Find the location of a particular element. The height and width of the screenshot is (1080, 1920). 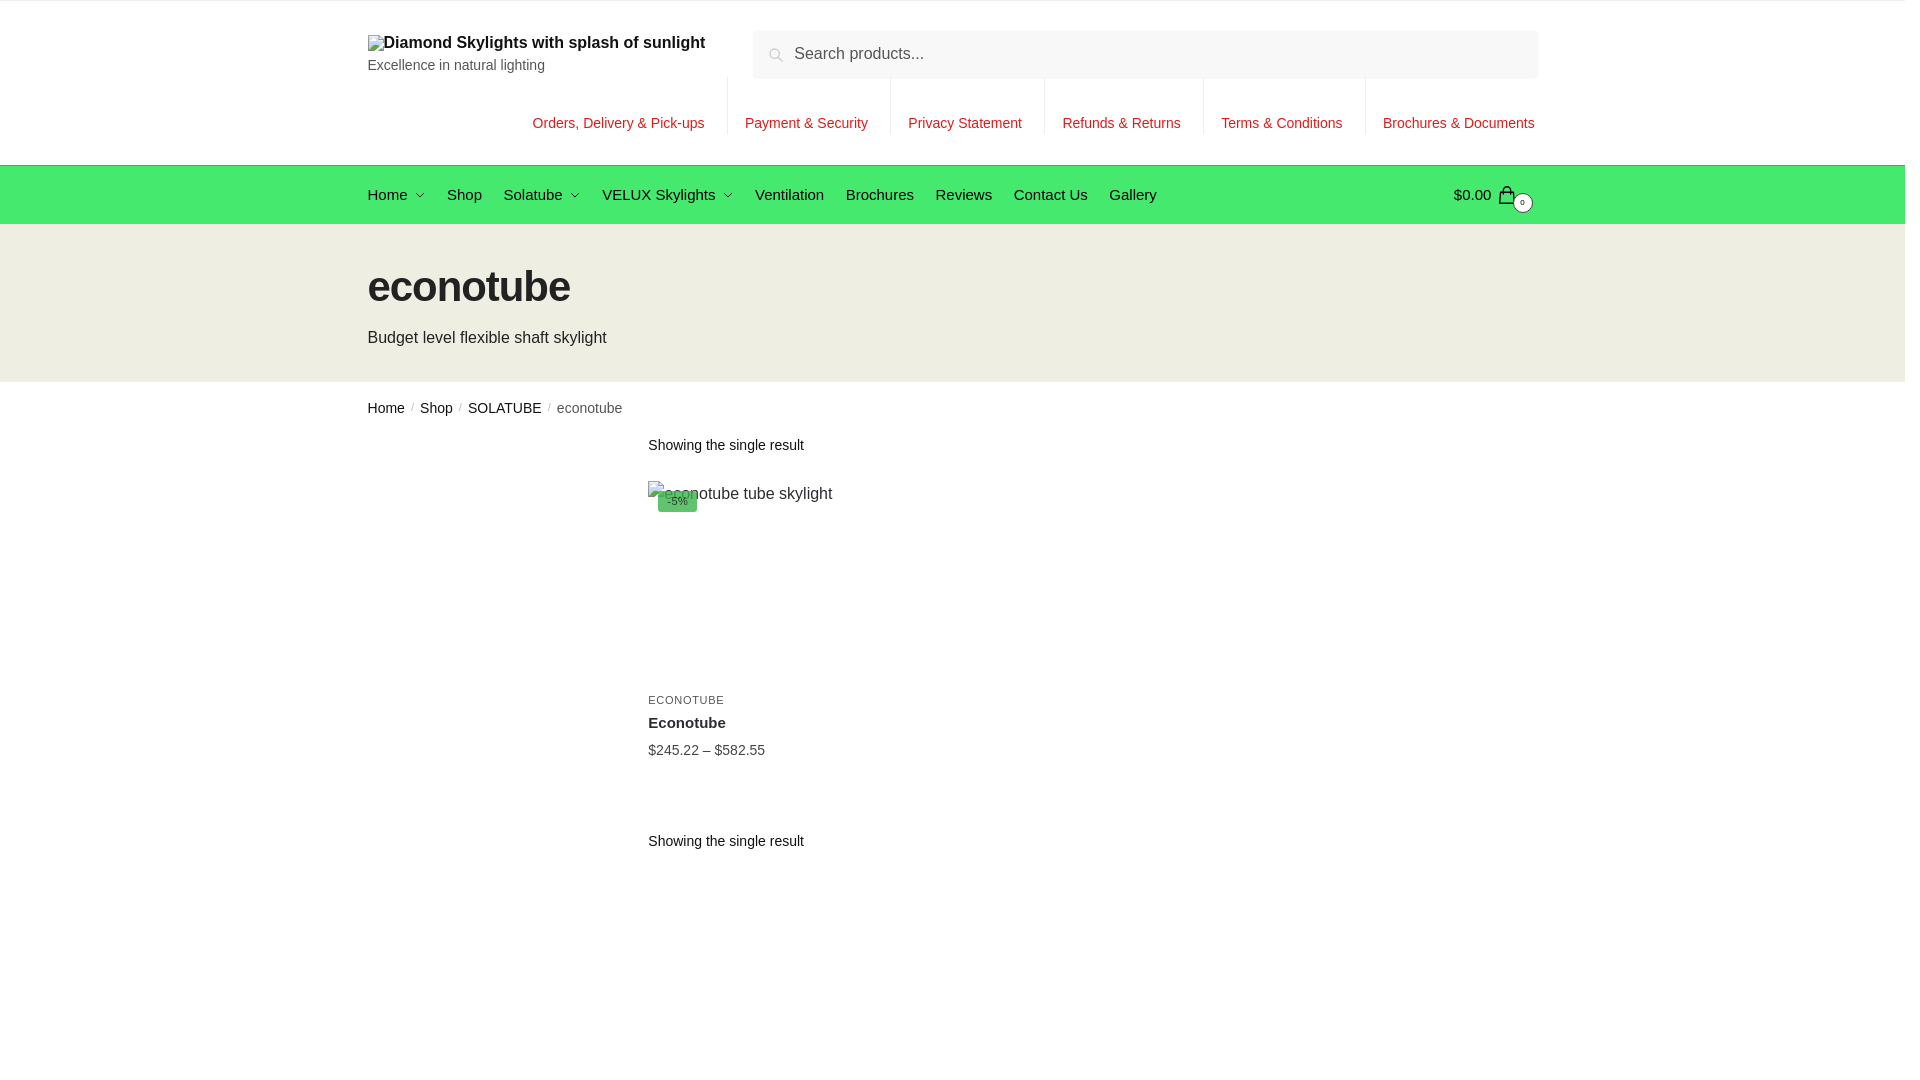

'VELUX Skylights' is located at coordinates (593, 195).